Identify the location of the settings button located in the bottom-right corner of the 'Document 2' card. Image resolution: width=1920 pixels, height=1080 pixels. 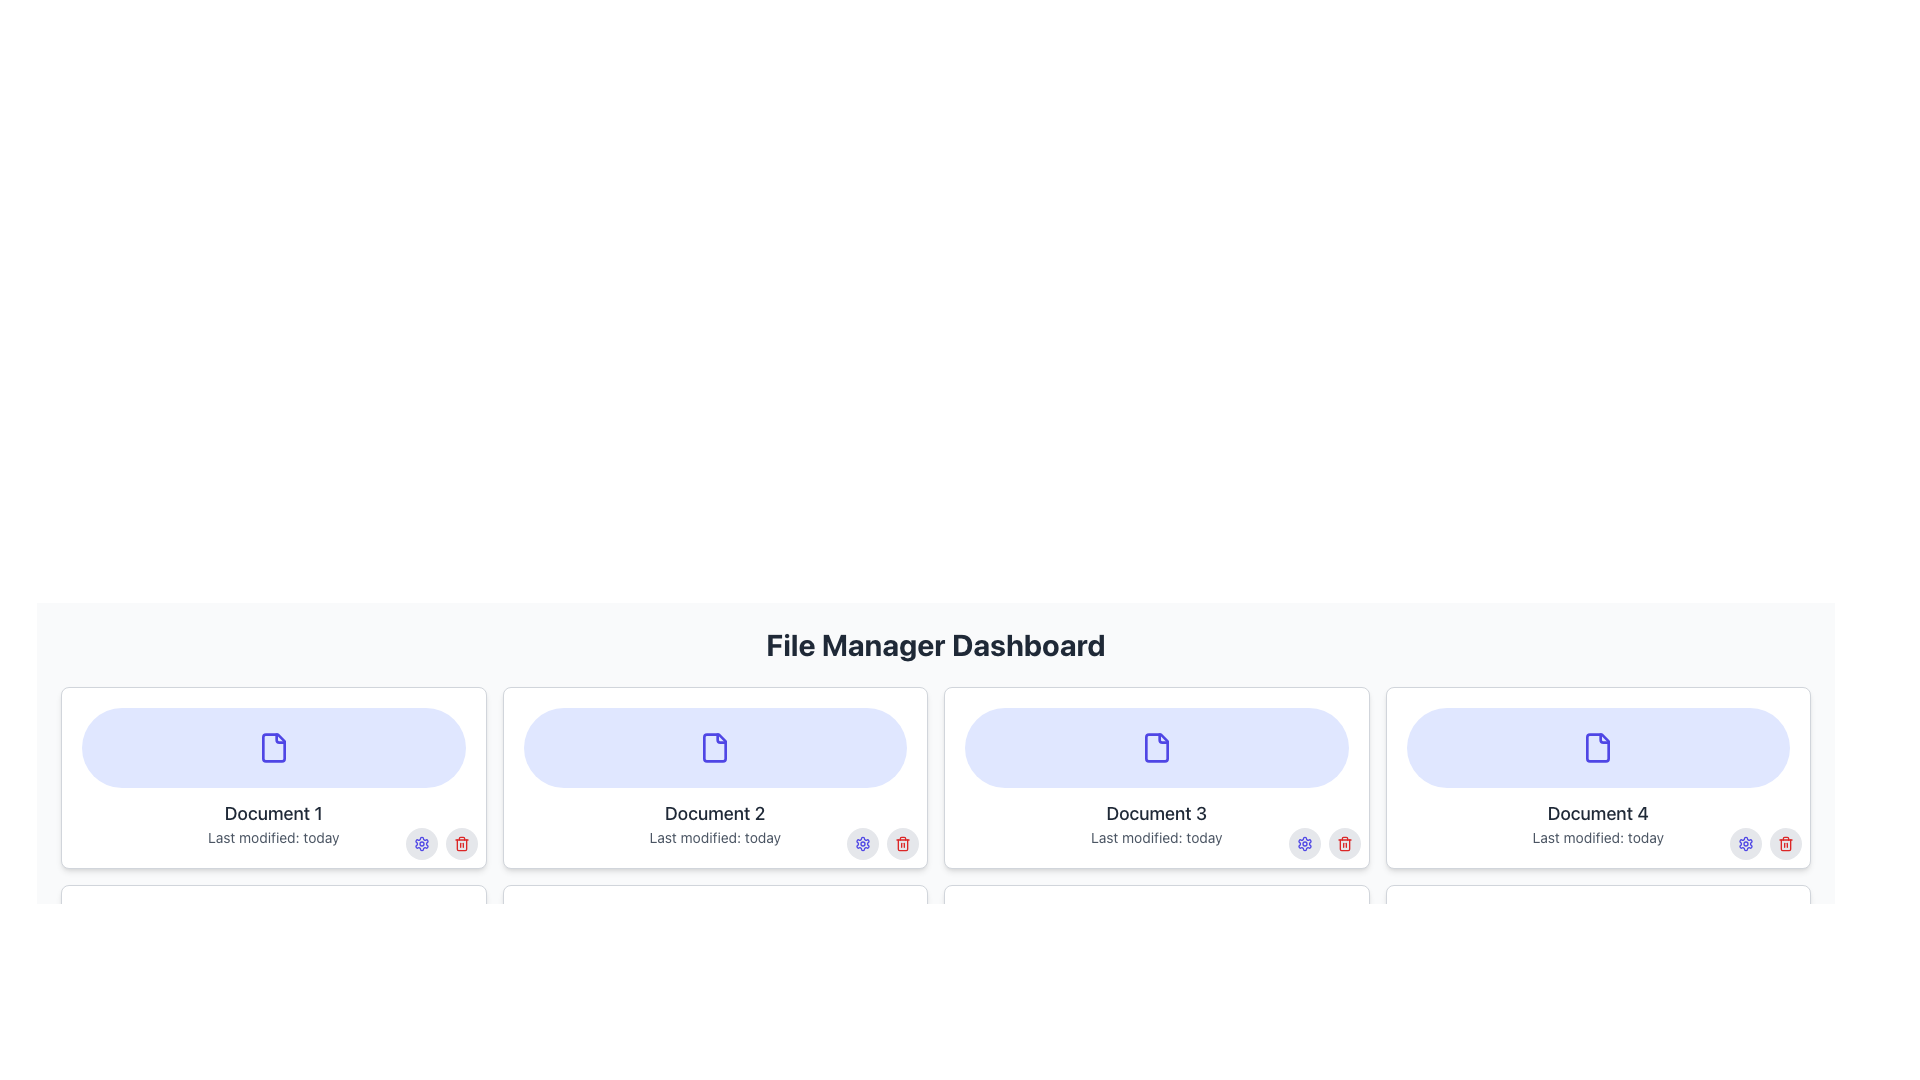
(863, 844).